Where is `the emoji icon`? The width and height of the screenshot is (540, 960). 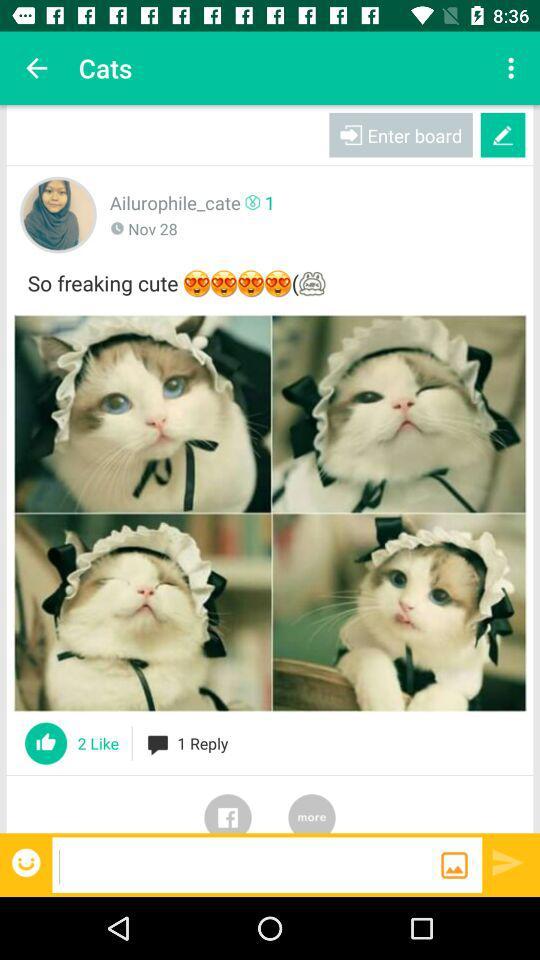 the emoji icon is located at coordinates (27, 861).